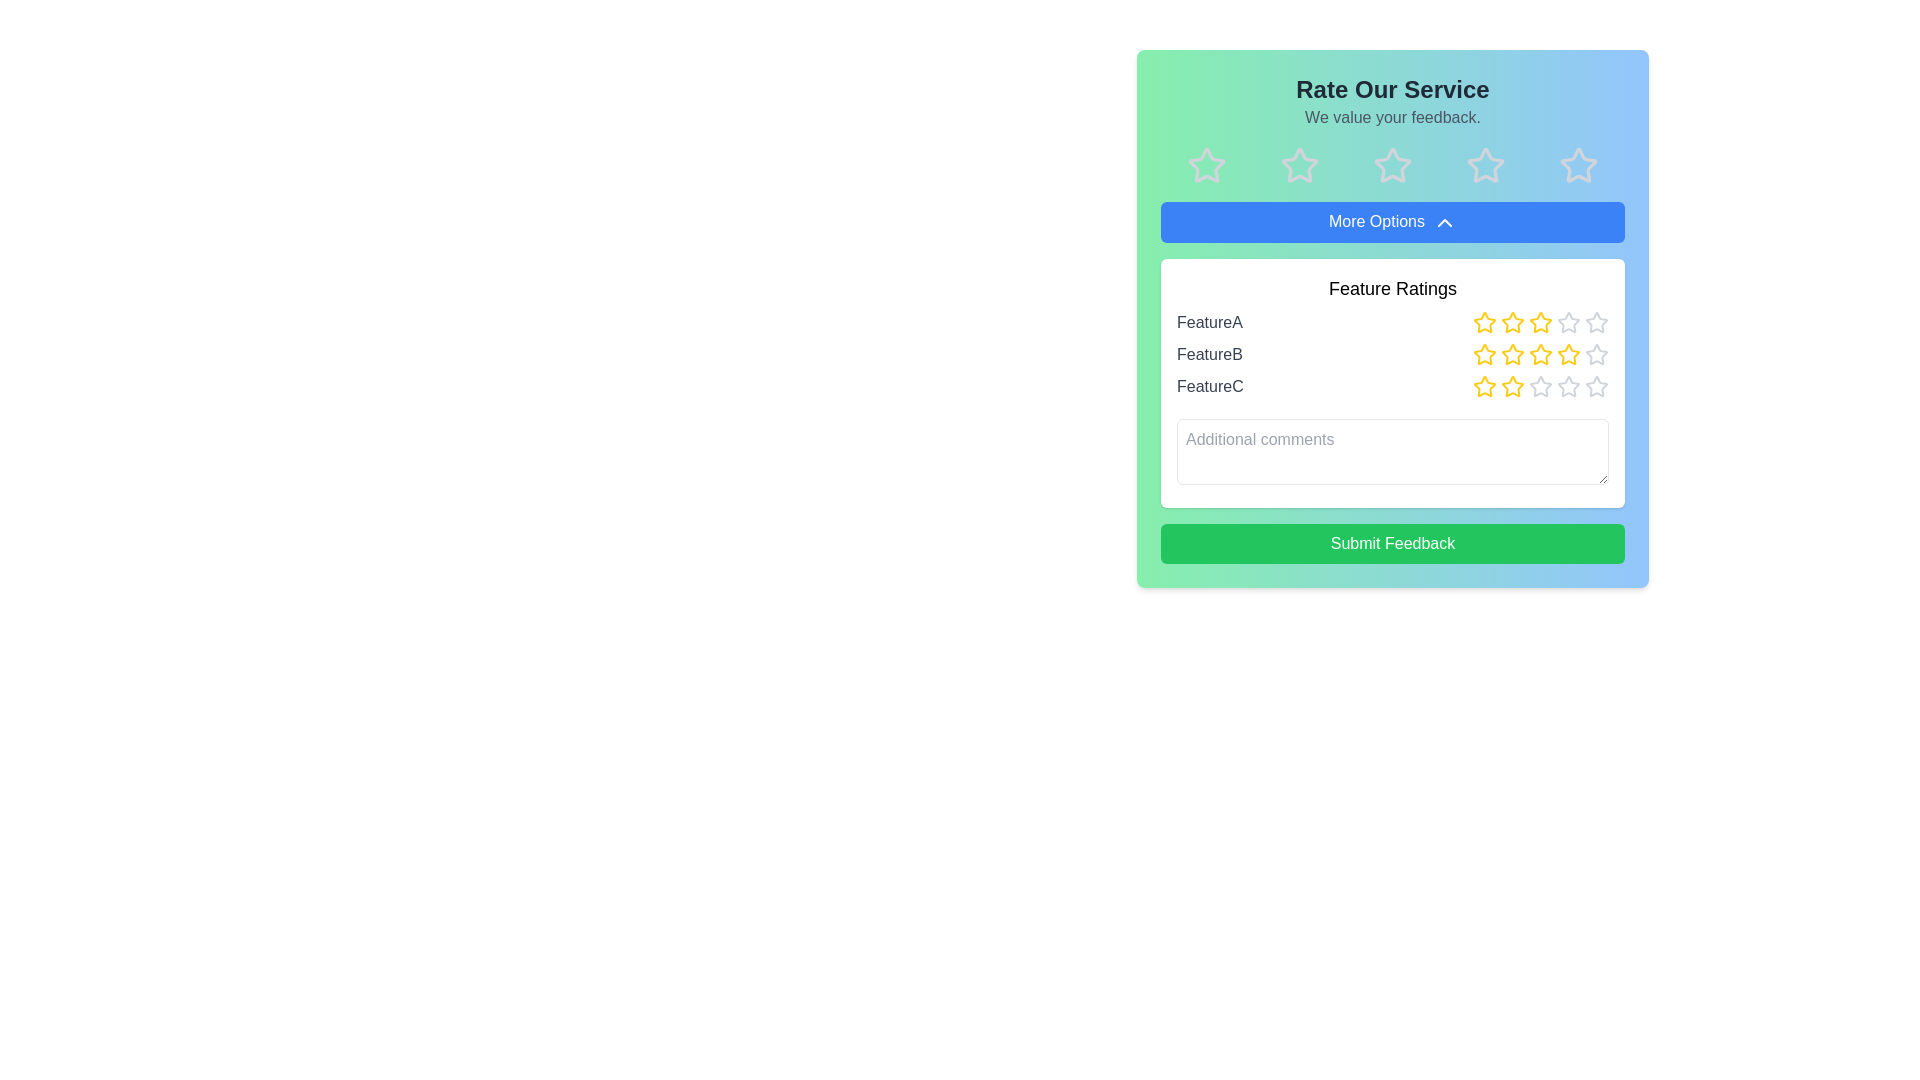  What do you see at coordinates (1577, 164) in the screenshot?
I see `the fifth hollow star icon in gray for rating located just below the 'Rate Our Service' header` at bounding box center [1577, 164].